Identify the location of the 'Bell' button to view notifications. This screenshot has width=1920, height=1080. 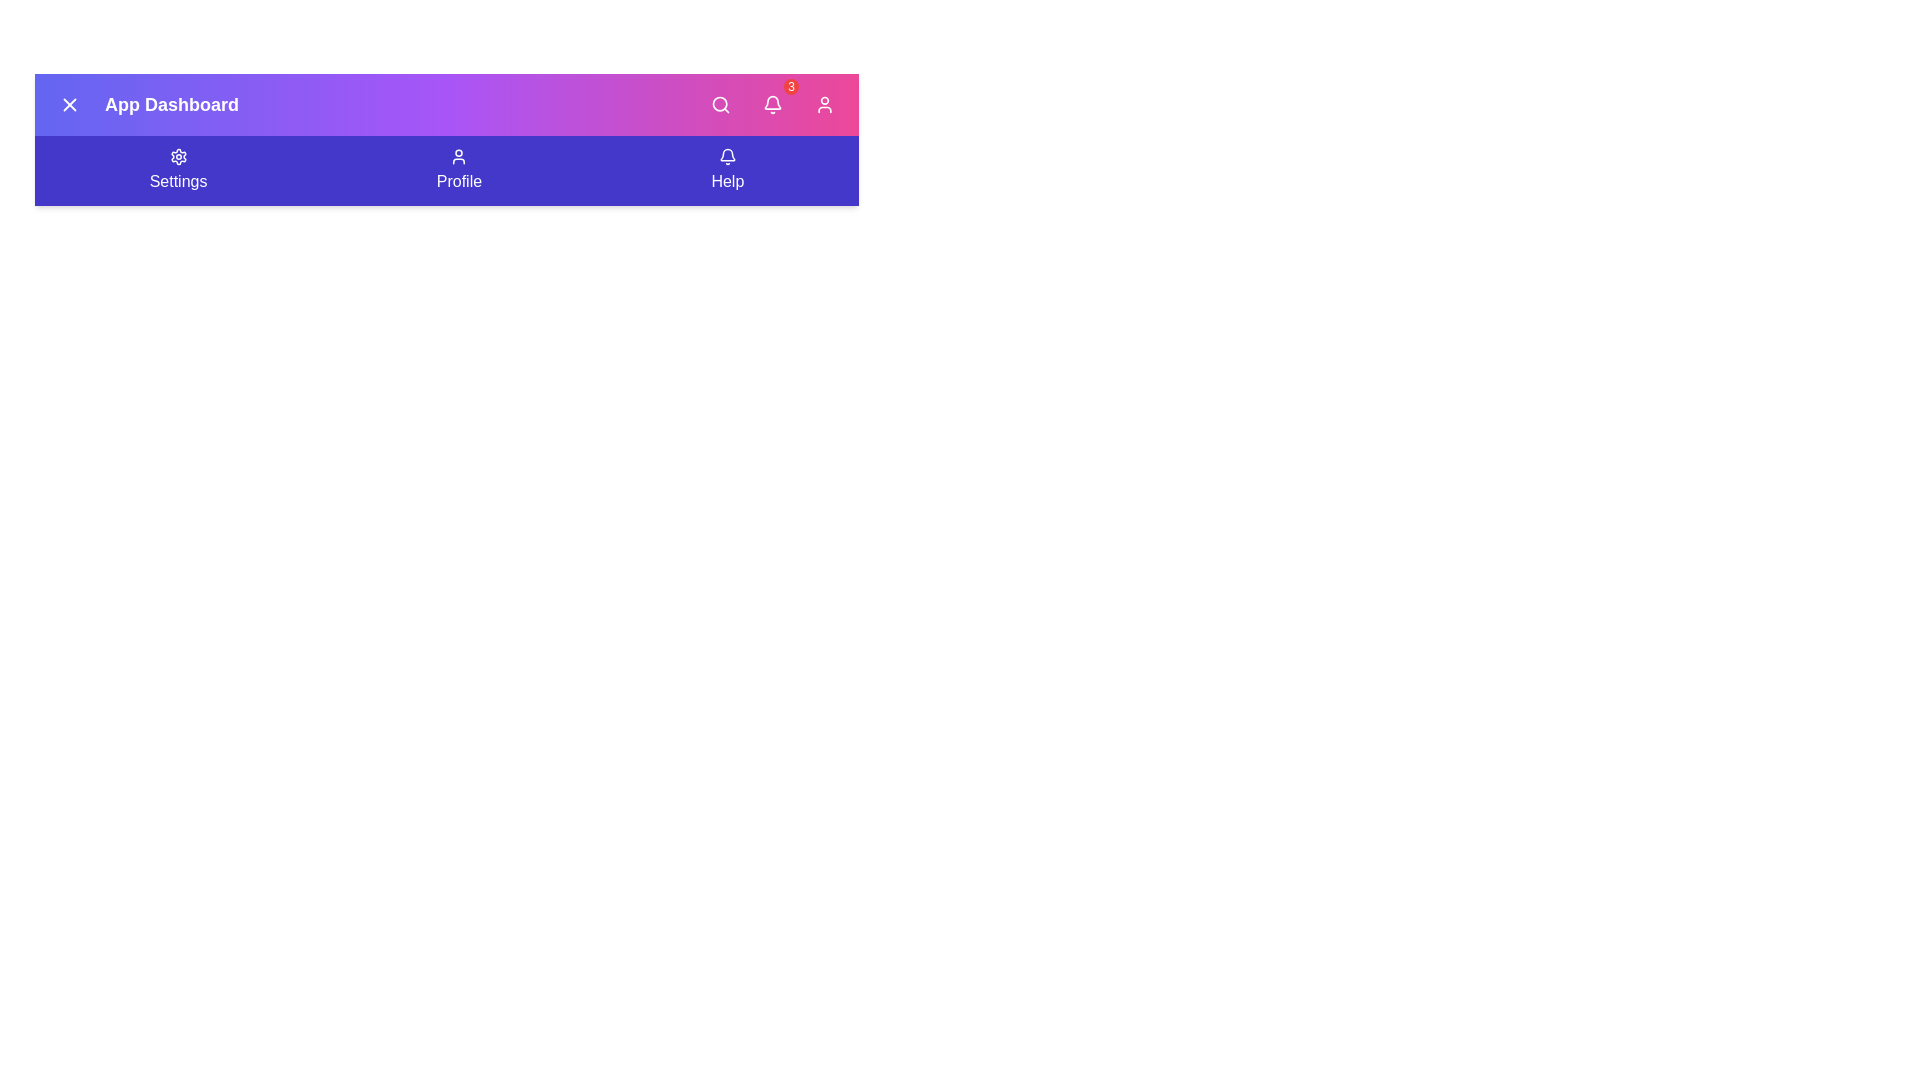
(771, 104).